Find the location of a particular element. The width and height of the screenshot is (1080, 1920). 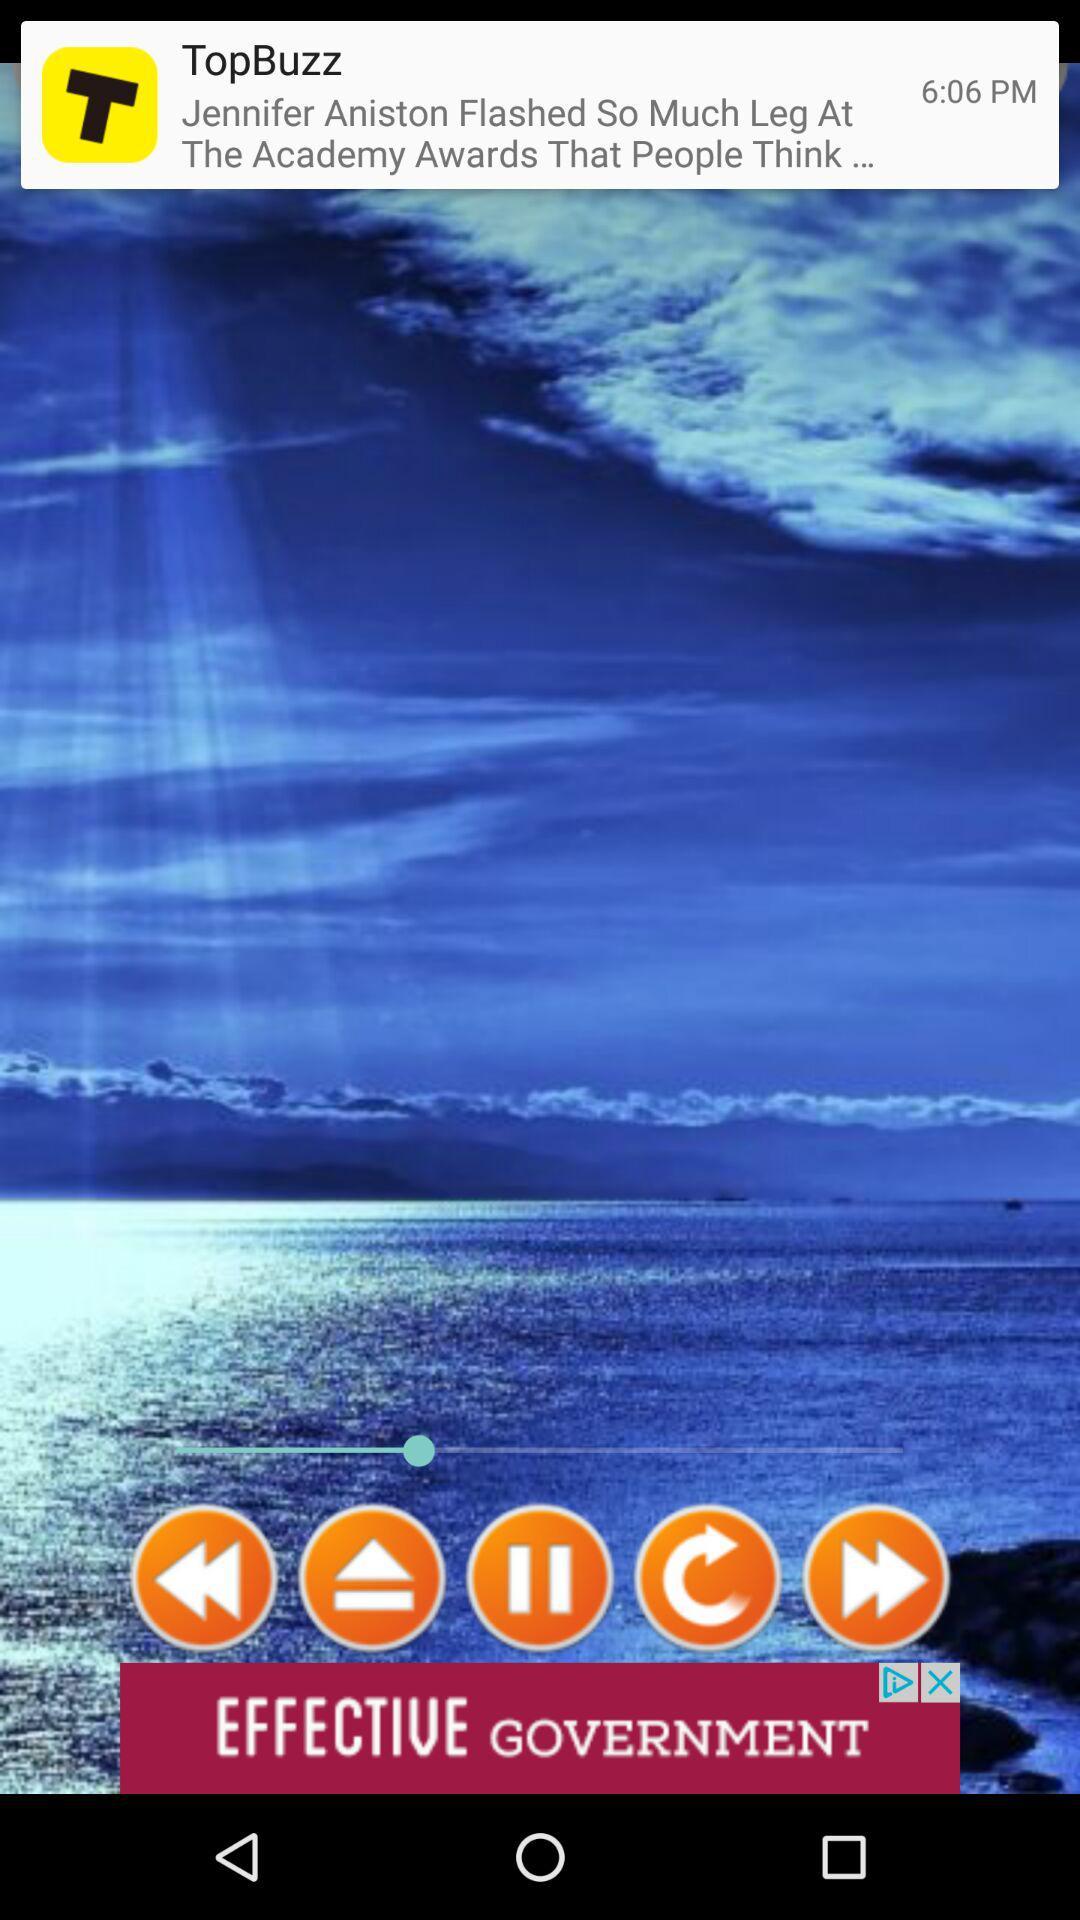

the pause icon is located at coordinates (540, 1688).